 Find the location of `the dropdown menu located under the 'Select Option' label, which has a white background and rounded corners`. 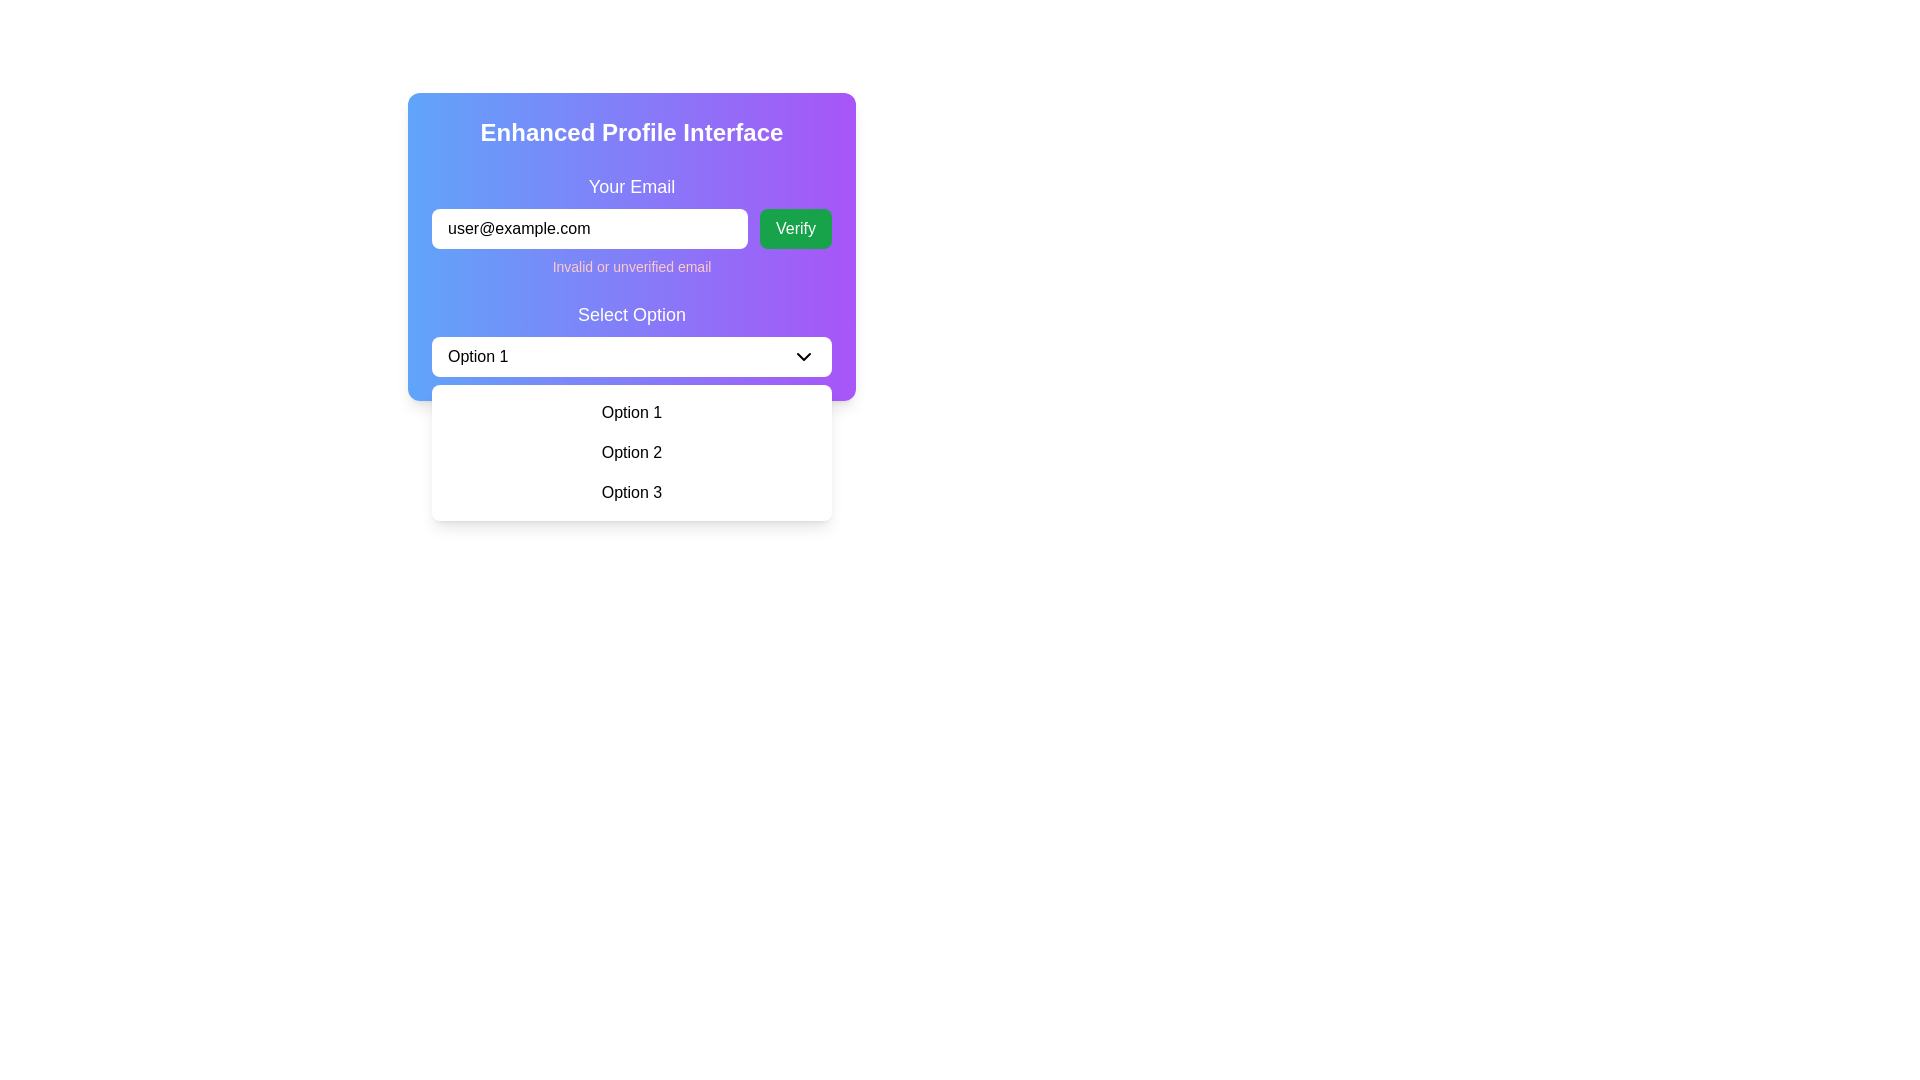

the dropdown menu located under the 'Select Option' label, which has a white background and rounded corners is located at coordinates (631, 452).